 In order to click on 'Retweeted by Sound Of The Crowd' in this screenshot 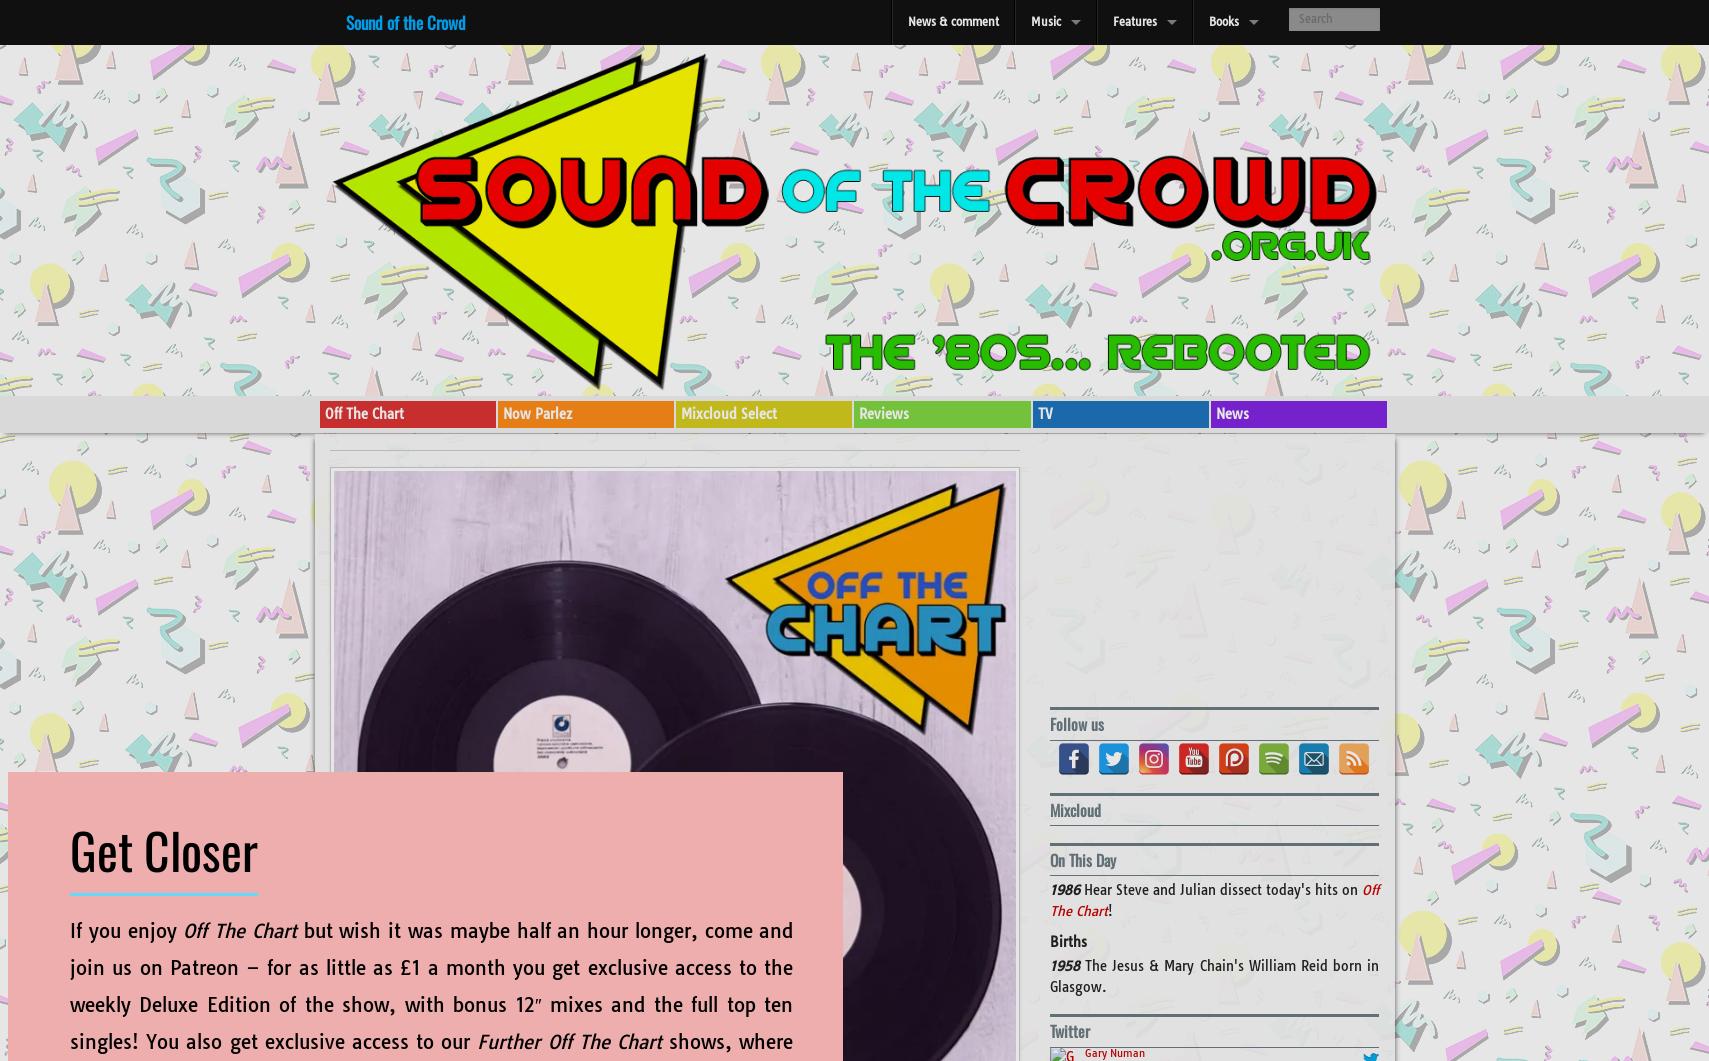, I will do `click(1171, 960)`.